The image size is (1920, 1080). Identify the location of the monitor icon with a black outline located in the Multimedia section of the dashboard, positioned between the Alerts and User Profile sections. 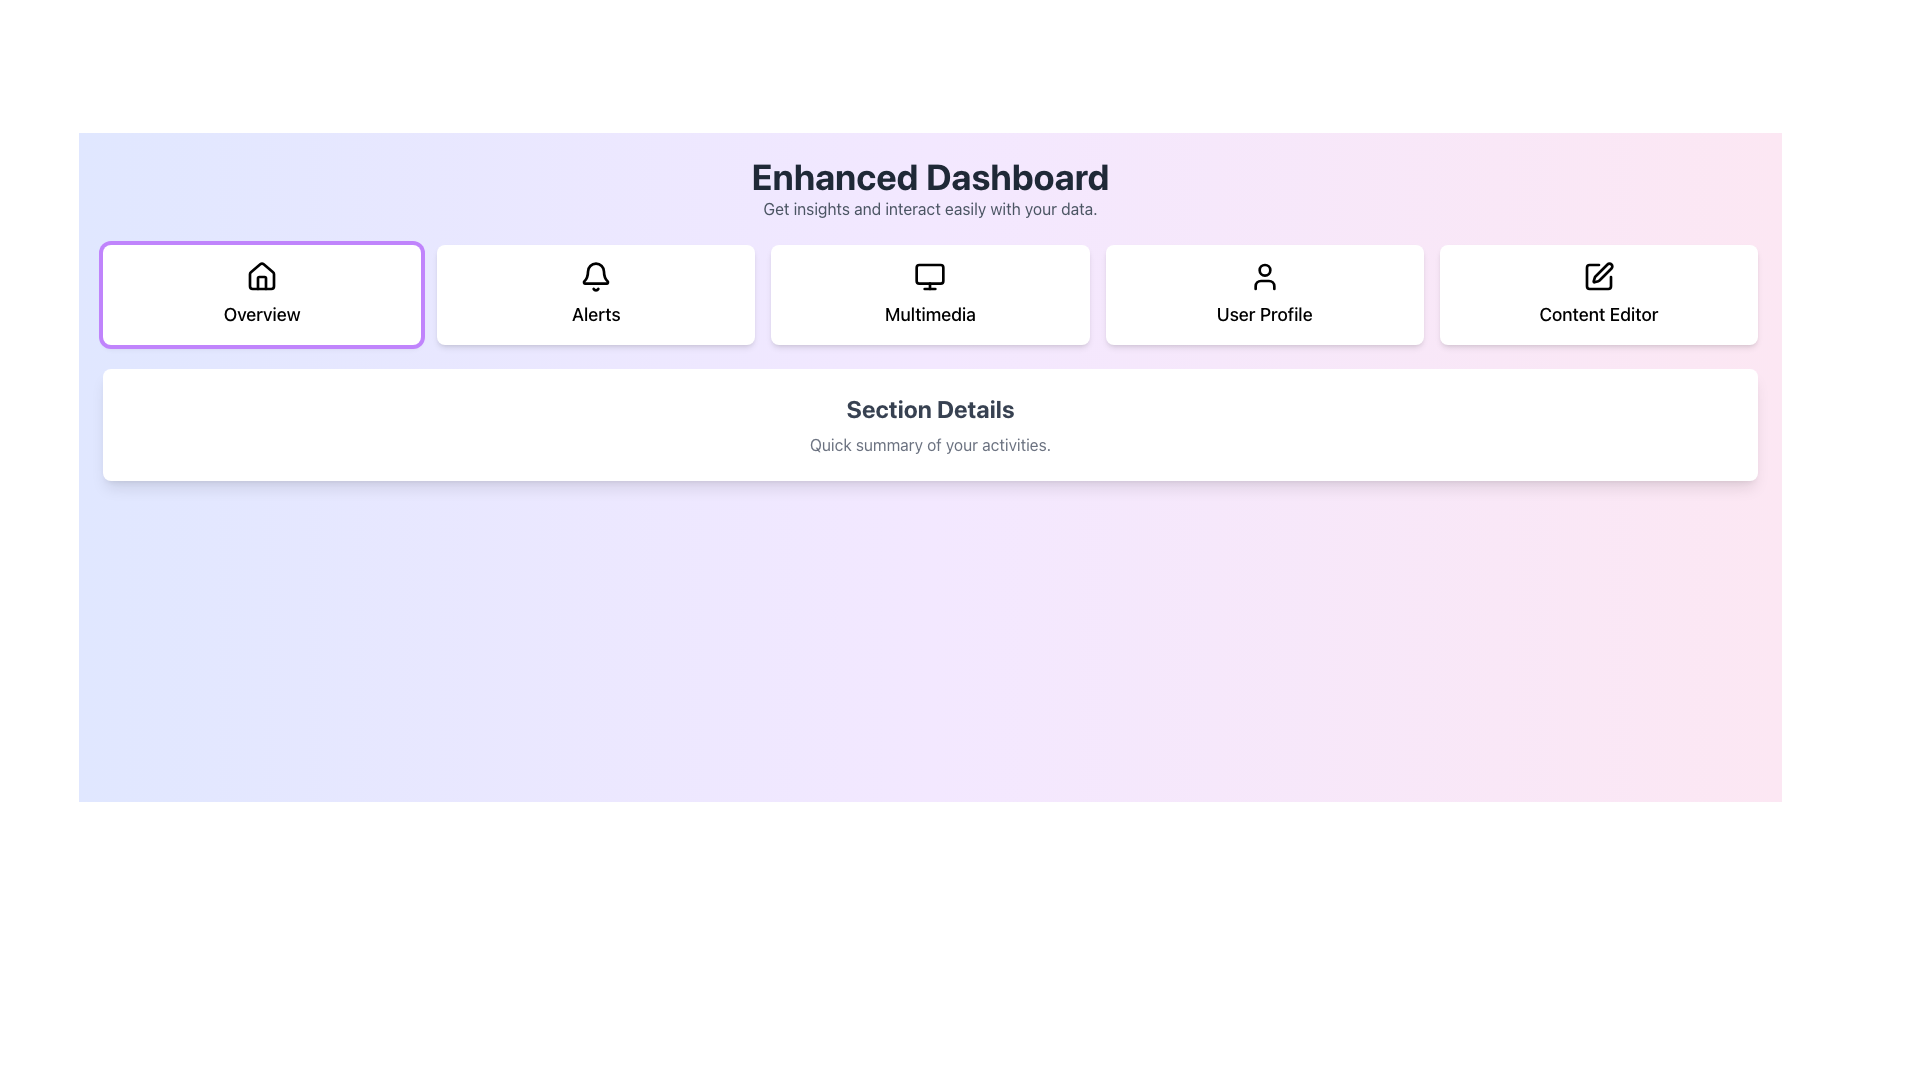
(929, 277).